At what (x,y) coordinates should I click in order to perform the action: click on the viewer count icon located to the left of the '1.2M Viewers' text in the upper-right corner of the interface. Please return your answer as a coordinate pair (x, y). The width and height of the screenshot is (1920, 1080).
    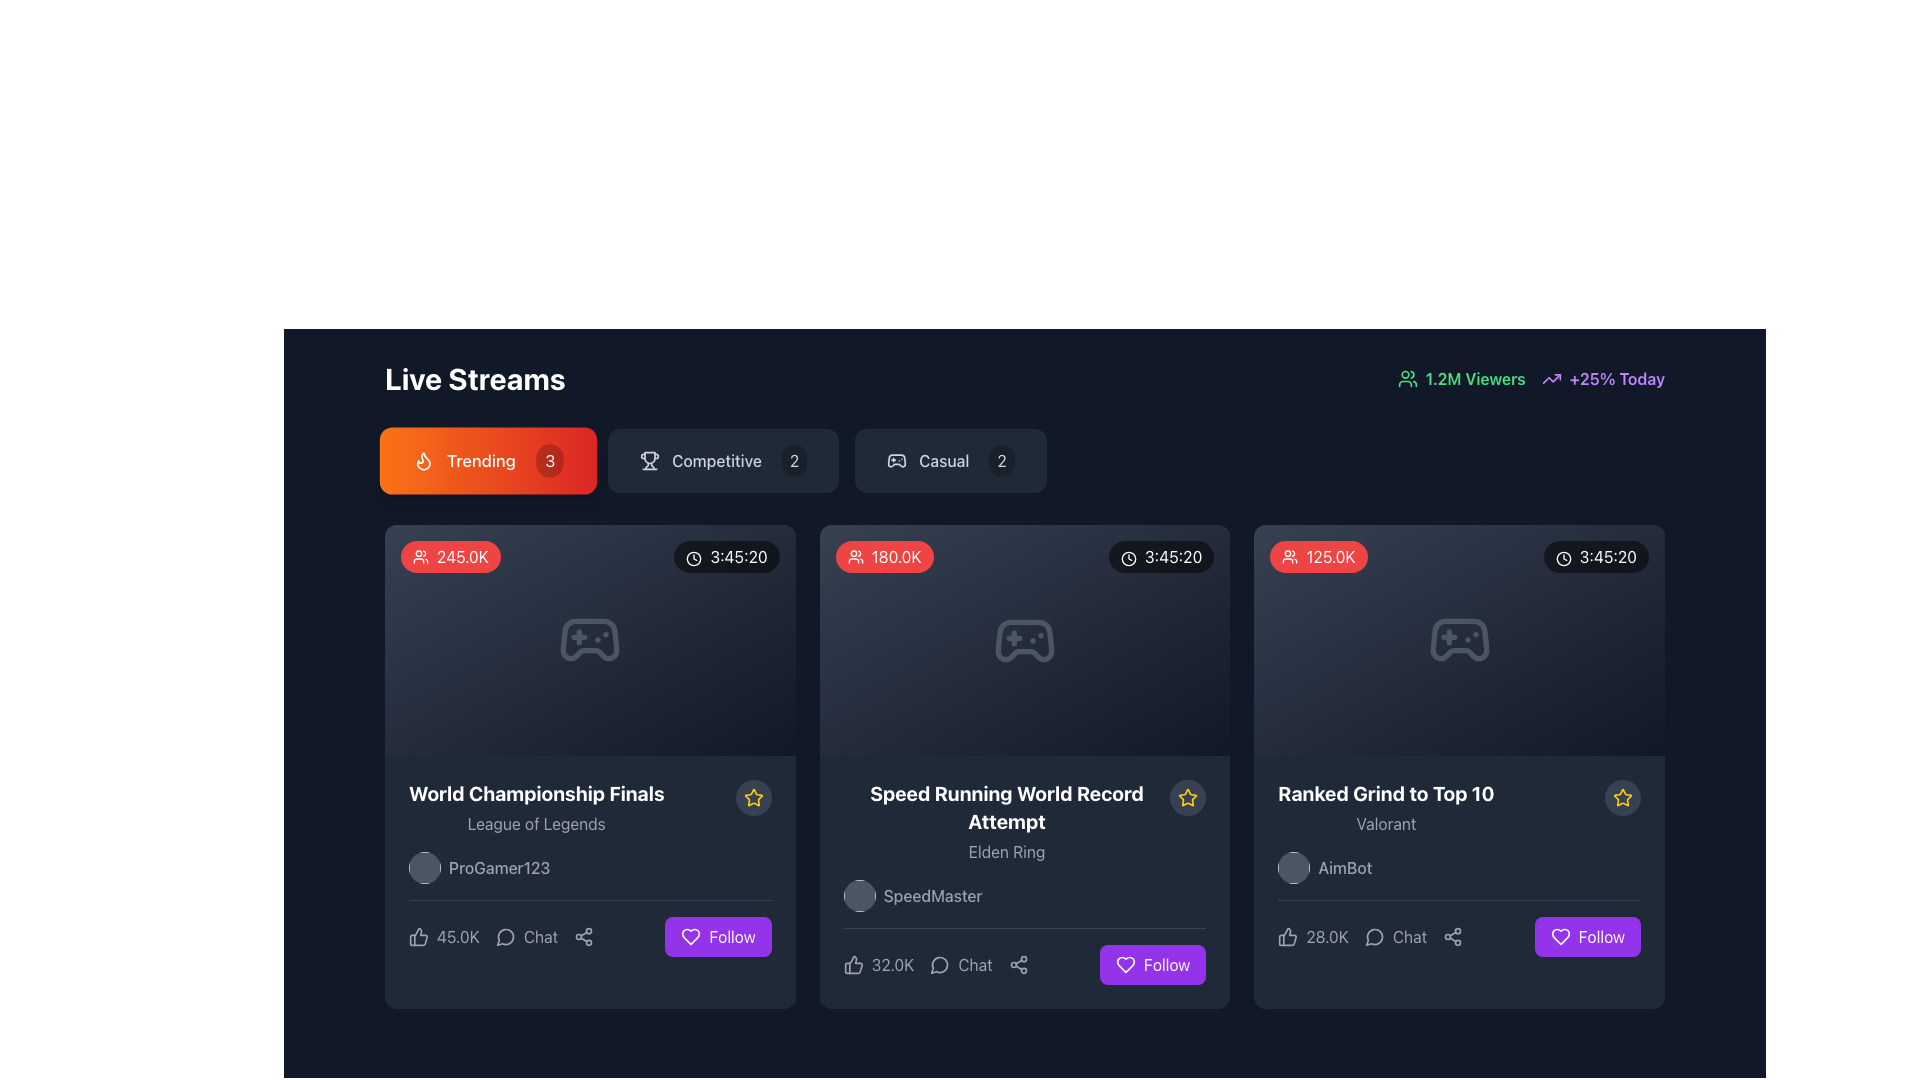
    Looking at the image, I should click on (1406, 378).